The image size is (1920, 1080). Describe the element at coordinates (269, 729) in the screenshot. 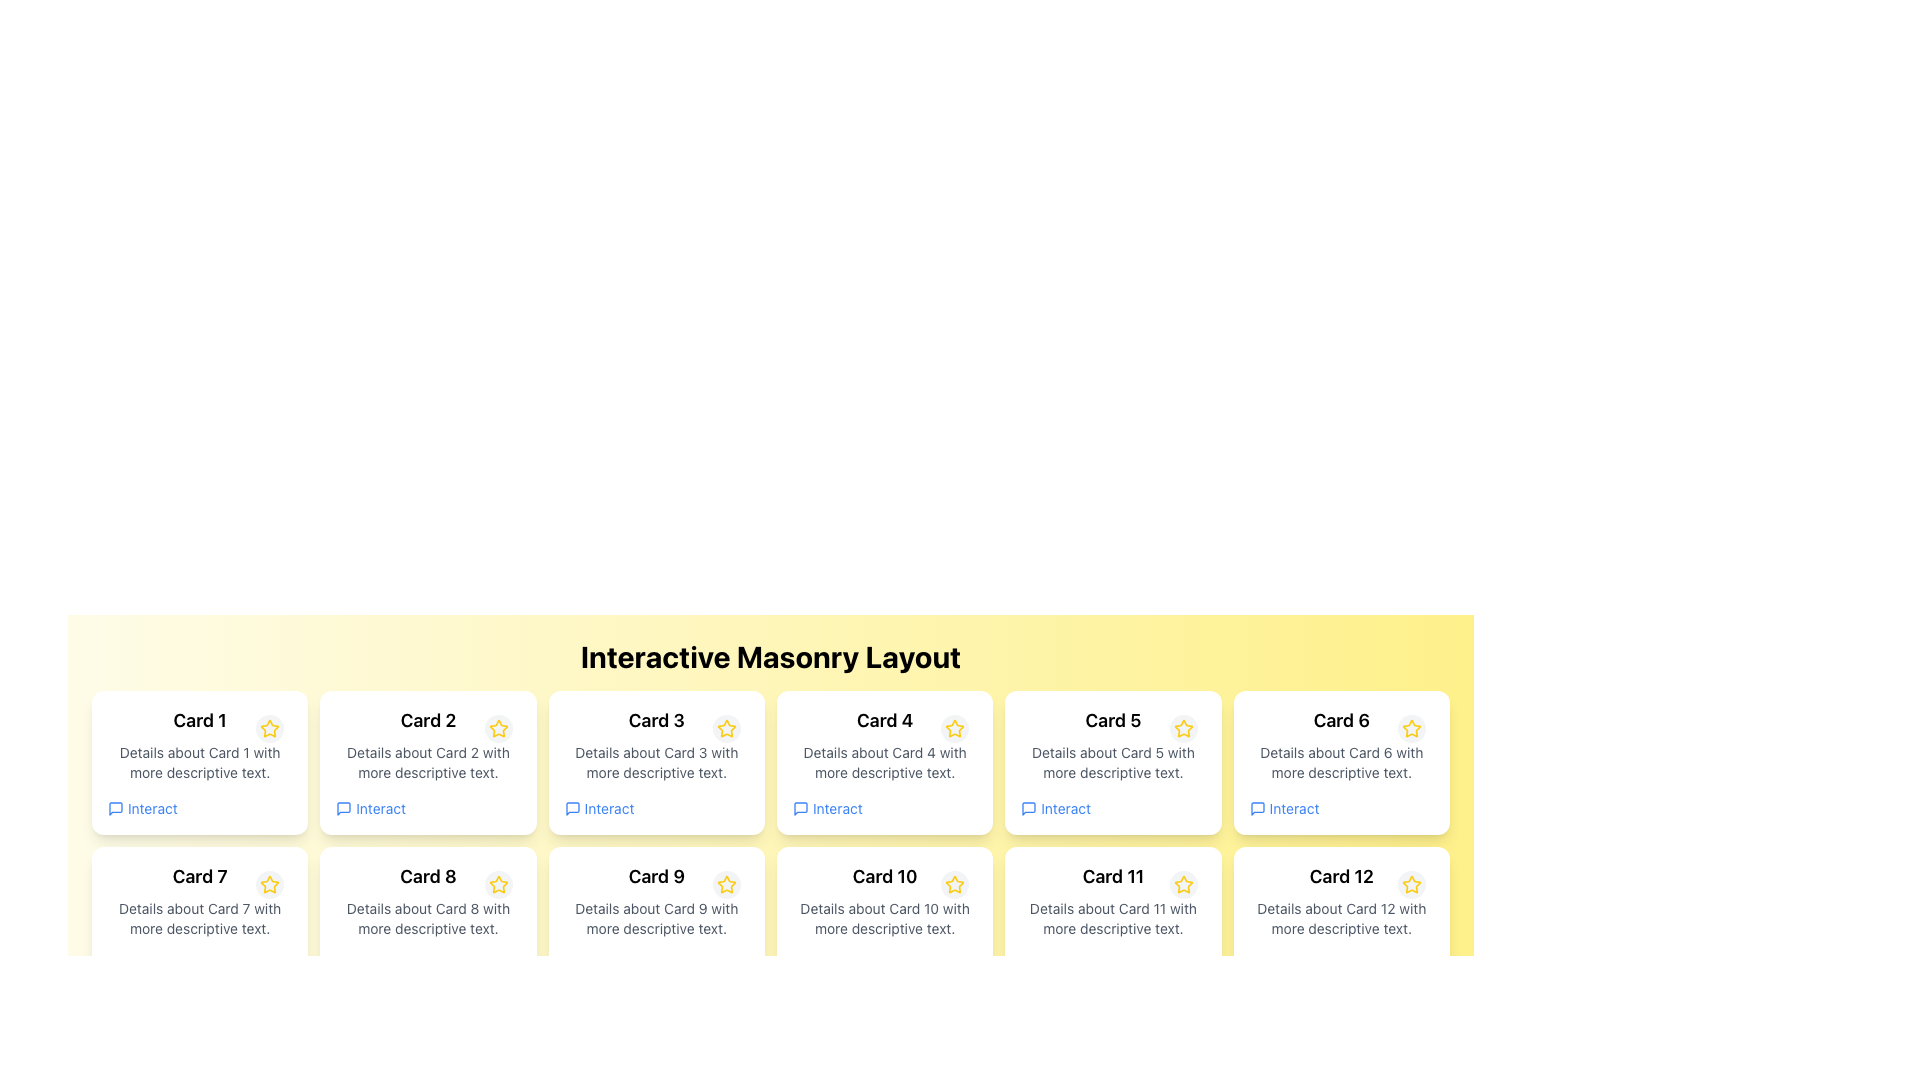

I see `the decorative star icon with a yellow border located at the top right corner of 'Card 1' to mark it as a favorite` at that location.